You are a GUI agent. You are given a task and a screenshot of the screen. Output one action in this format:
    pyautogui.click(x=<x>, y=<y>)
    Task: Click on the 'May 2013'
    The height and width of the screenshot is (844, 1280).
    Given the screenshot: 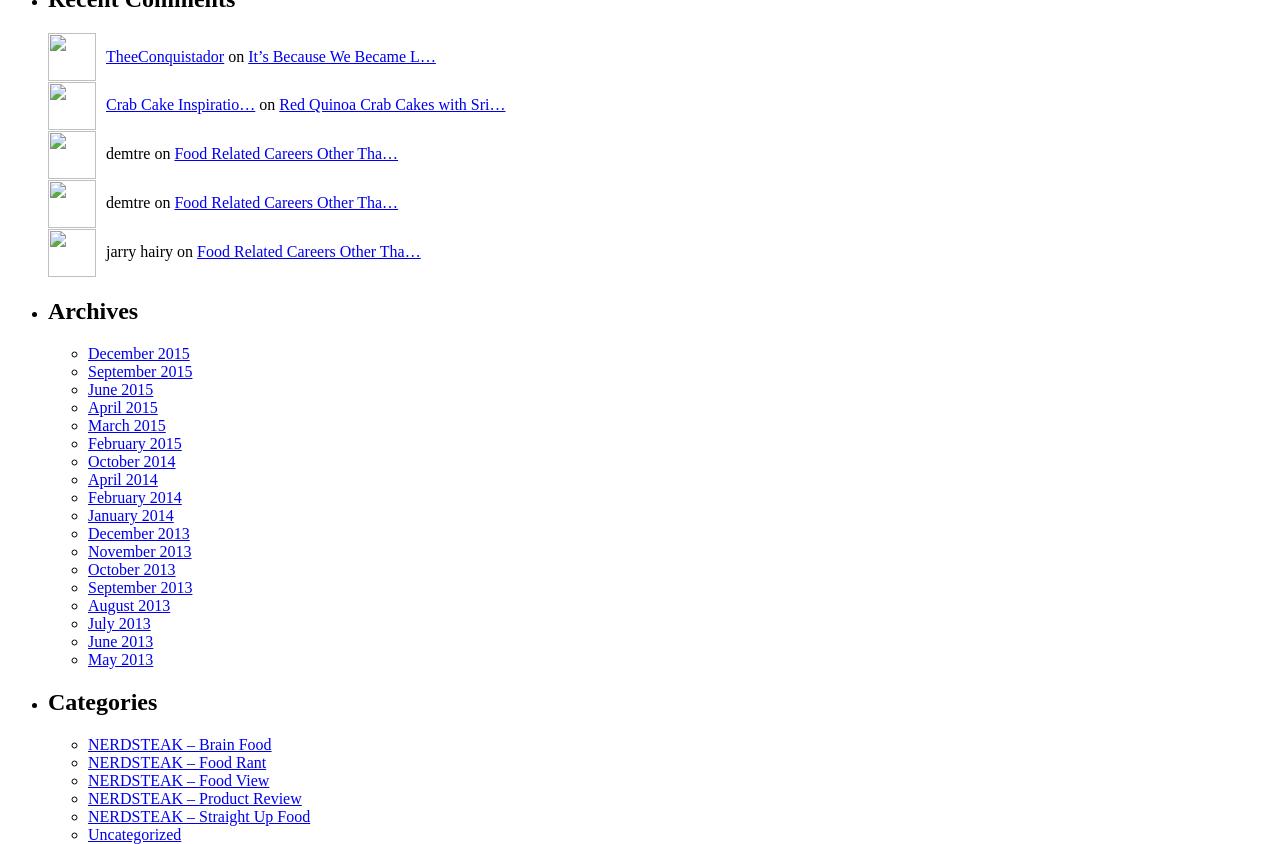 What is the action you would take?
    pyautogui.click(x=119, y=657)
    